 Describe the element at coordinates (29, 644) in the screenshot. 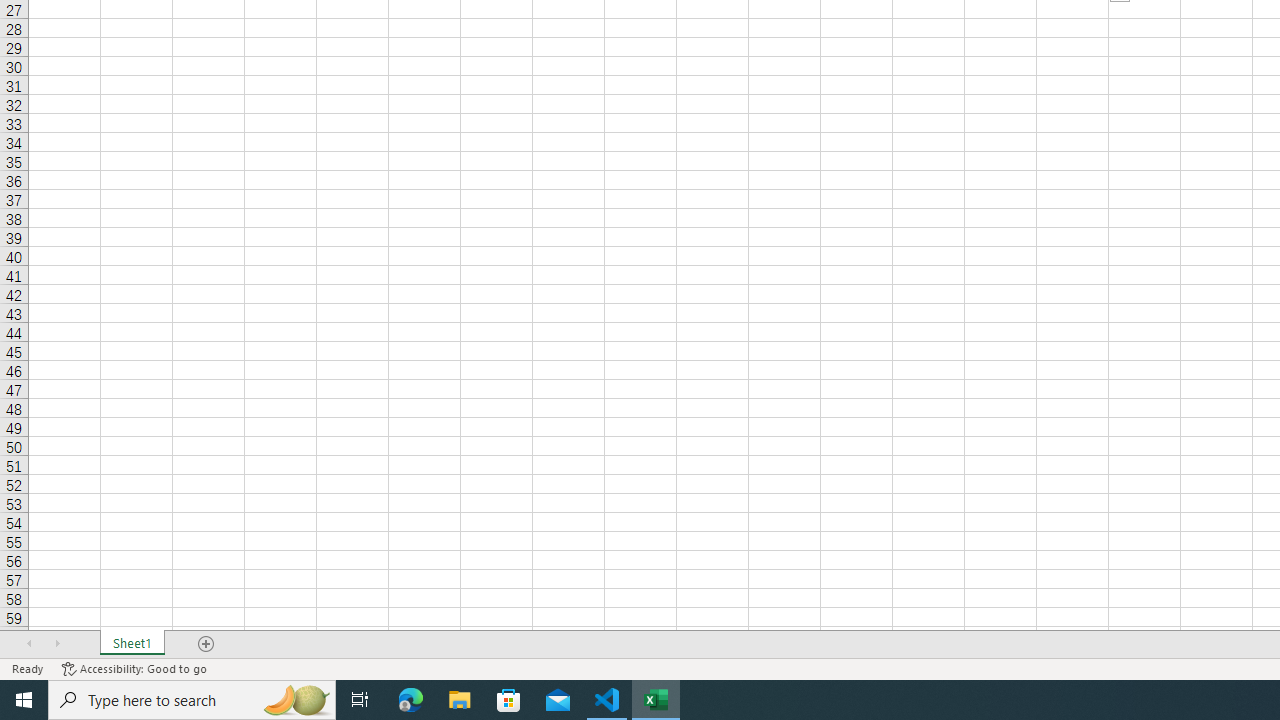

I see `'Scroll Left'` at that location.